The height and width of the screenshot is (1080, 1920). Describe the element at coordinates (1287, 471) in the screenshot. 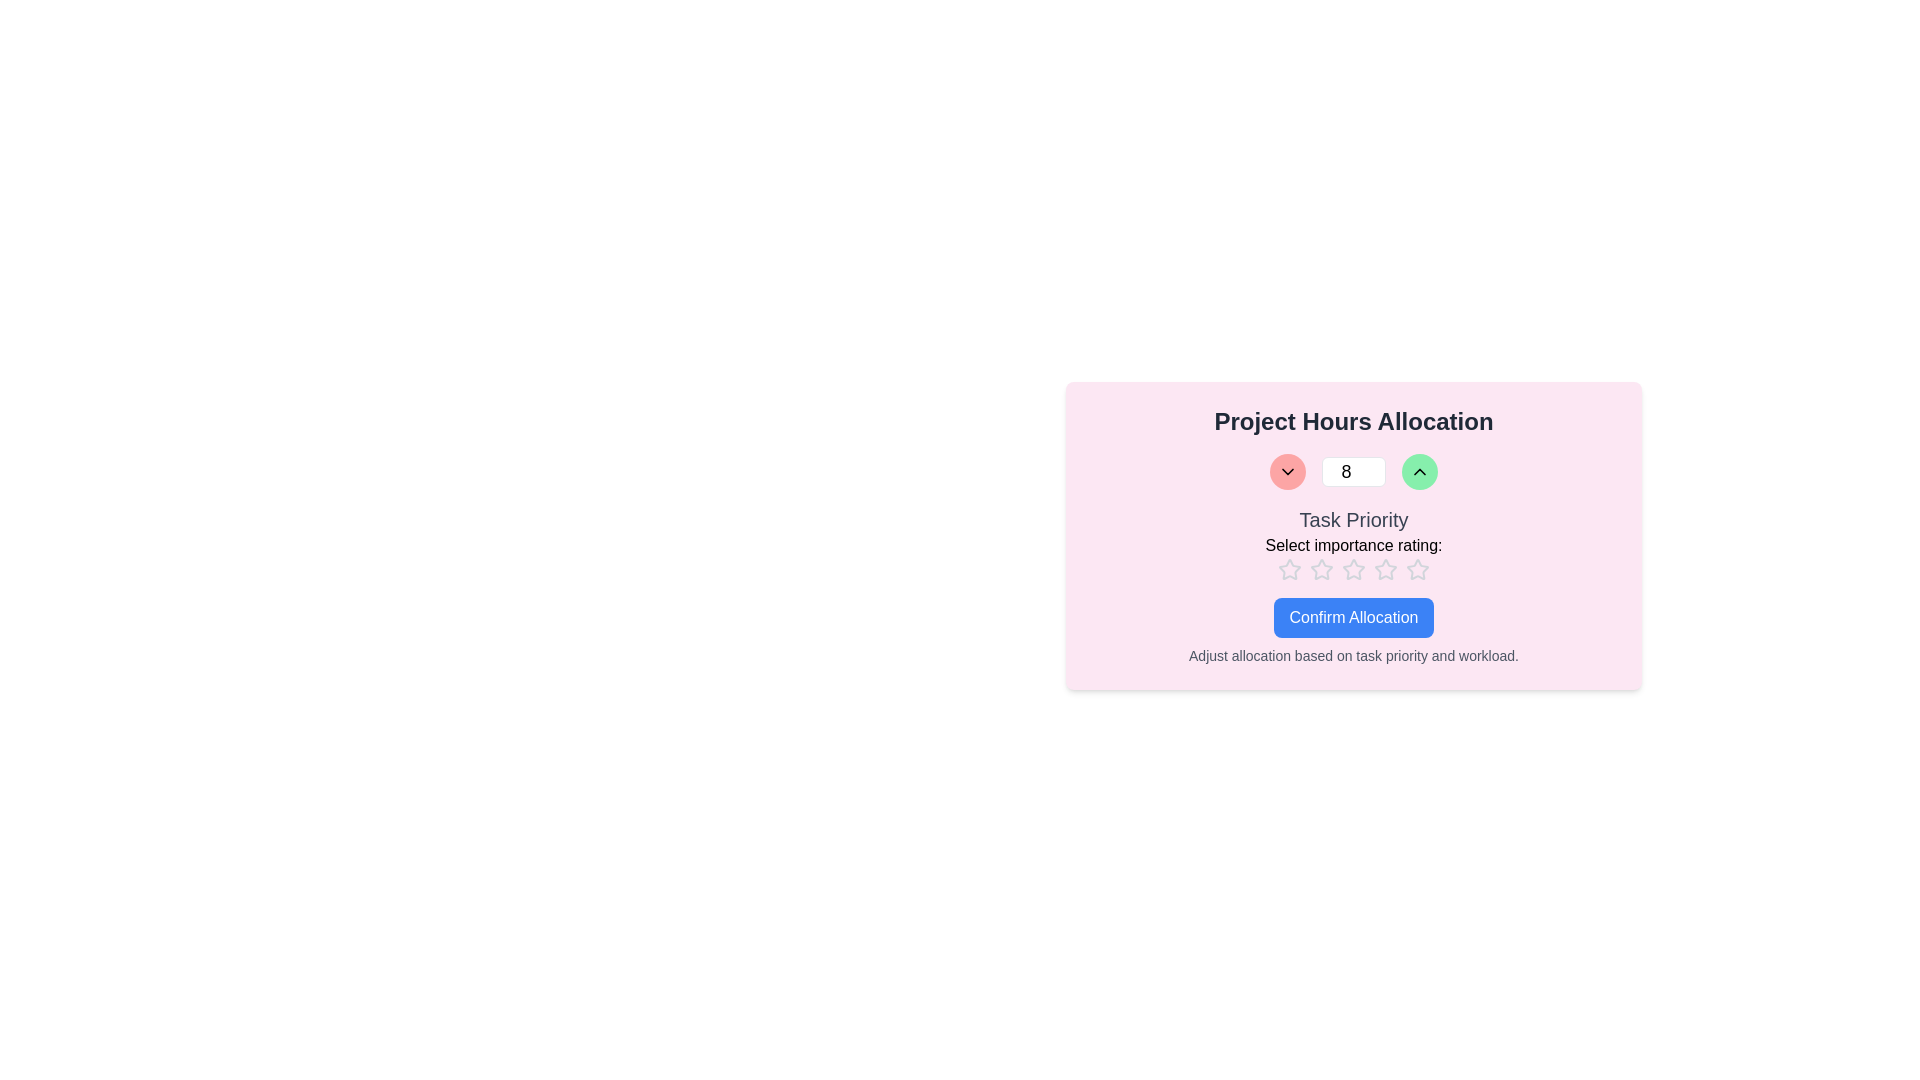

I see `the circular red button with a downward chevron icon, located in the control strip labeled 'Project Hours Allocation'` at that location.